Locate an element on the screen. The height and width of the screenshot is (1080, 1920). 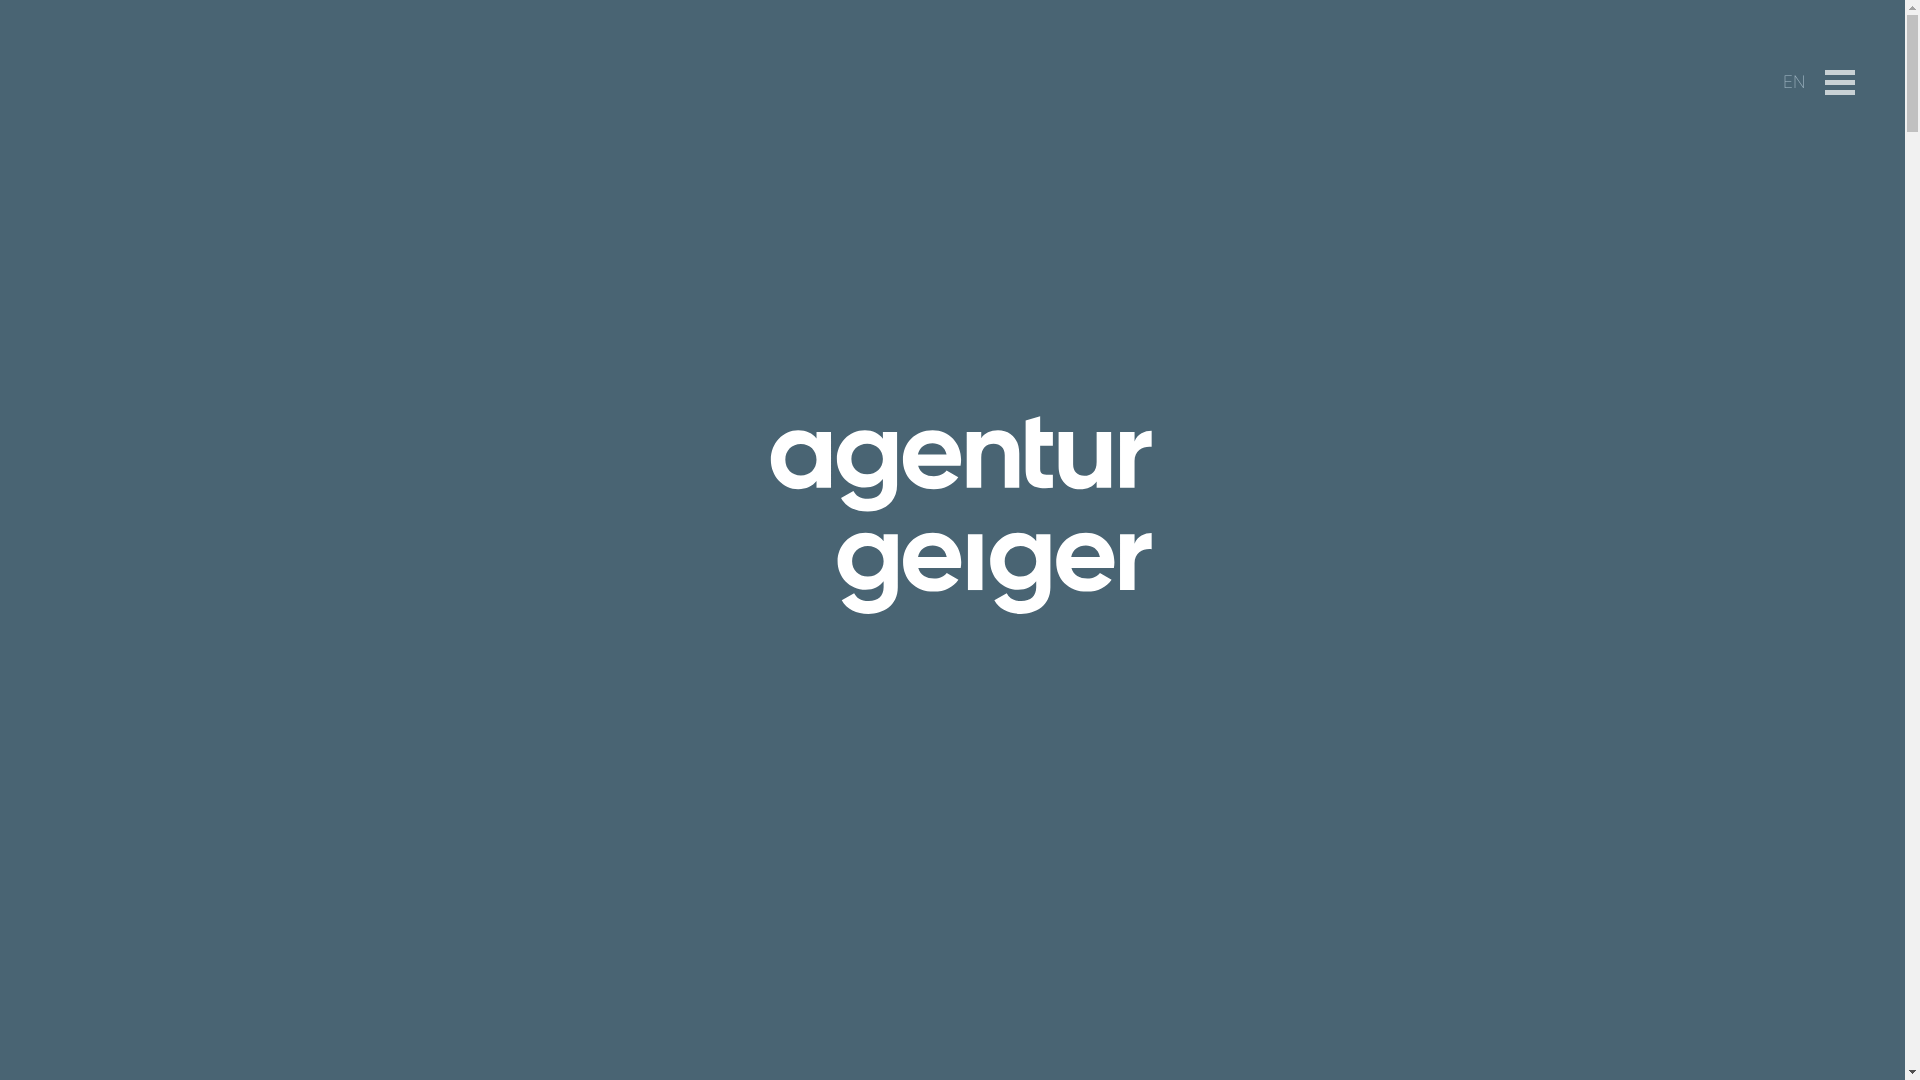
'EN' is located at coordinates (1794, 80).